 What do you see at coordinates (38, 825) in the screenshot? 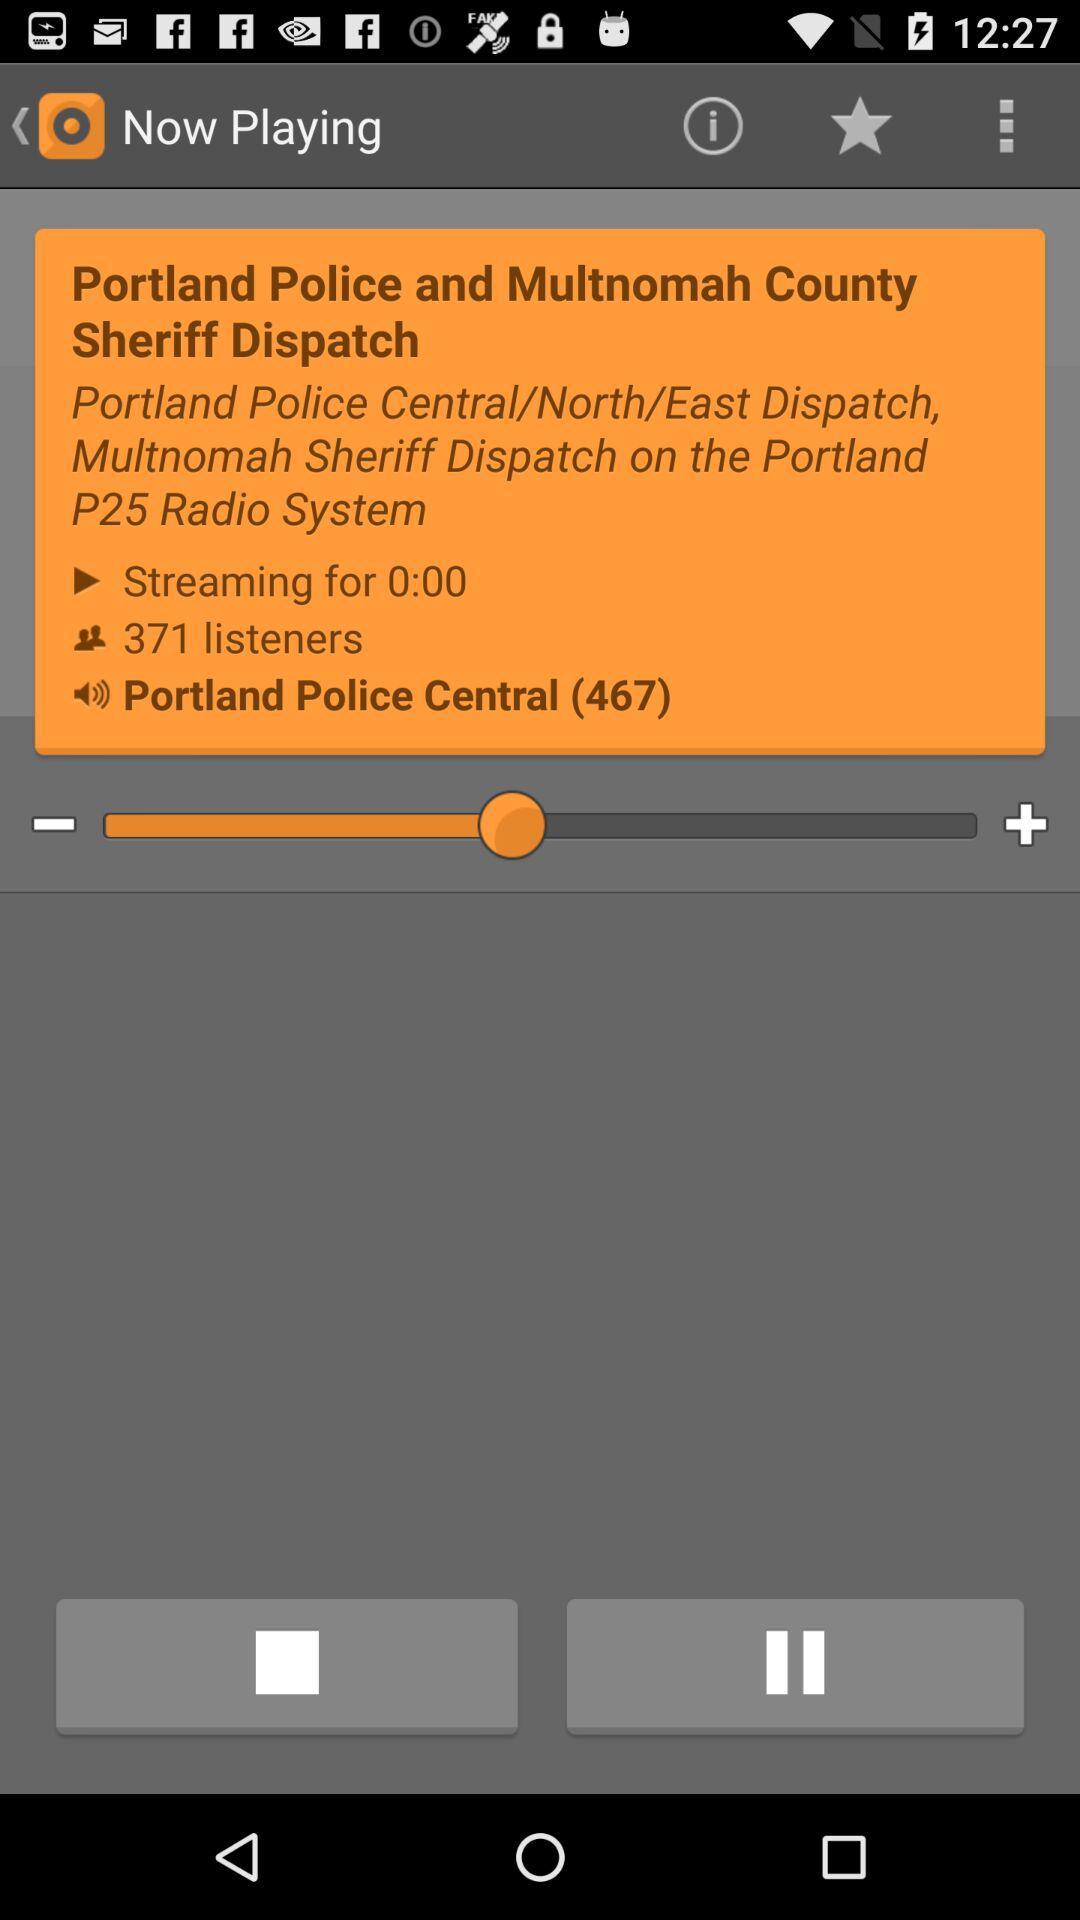
I see `turn down volume` at bounding box center [38, 825].